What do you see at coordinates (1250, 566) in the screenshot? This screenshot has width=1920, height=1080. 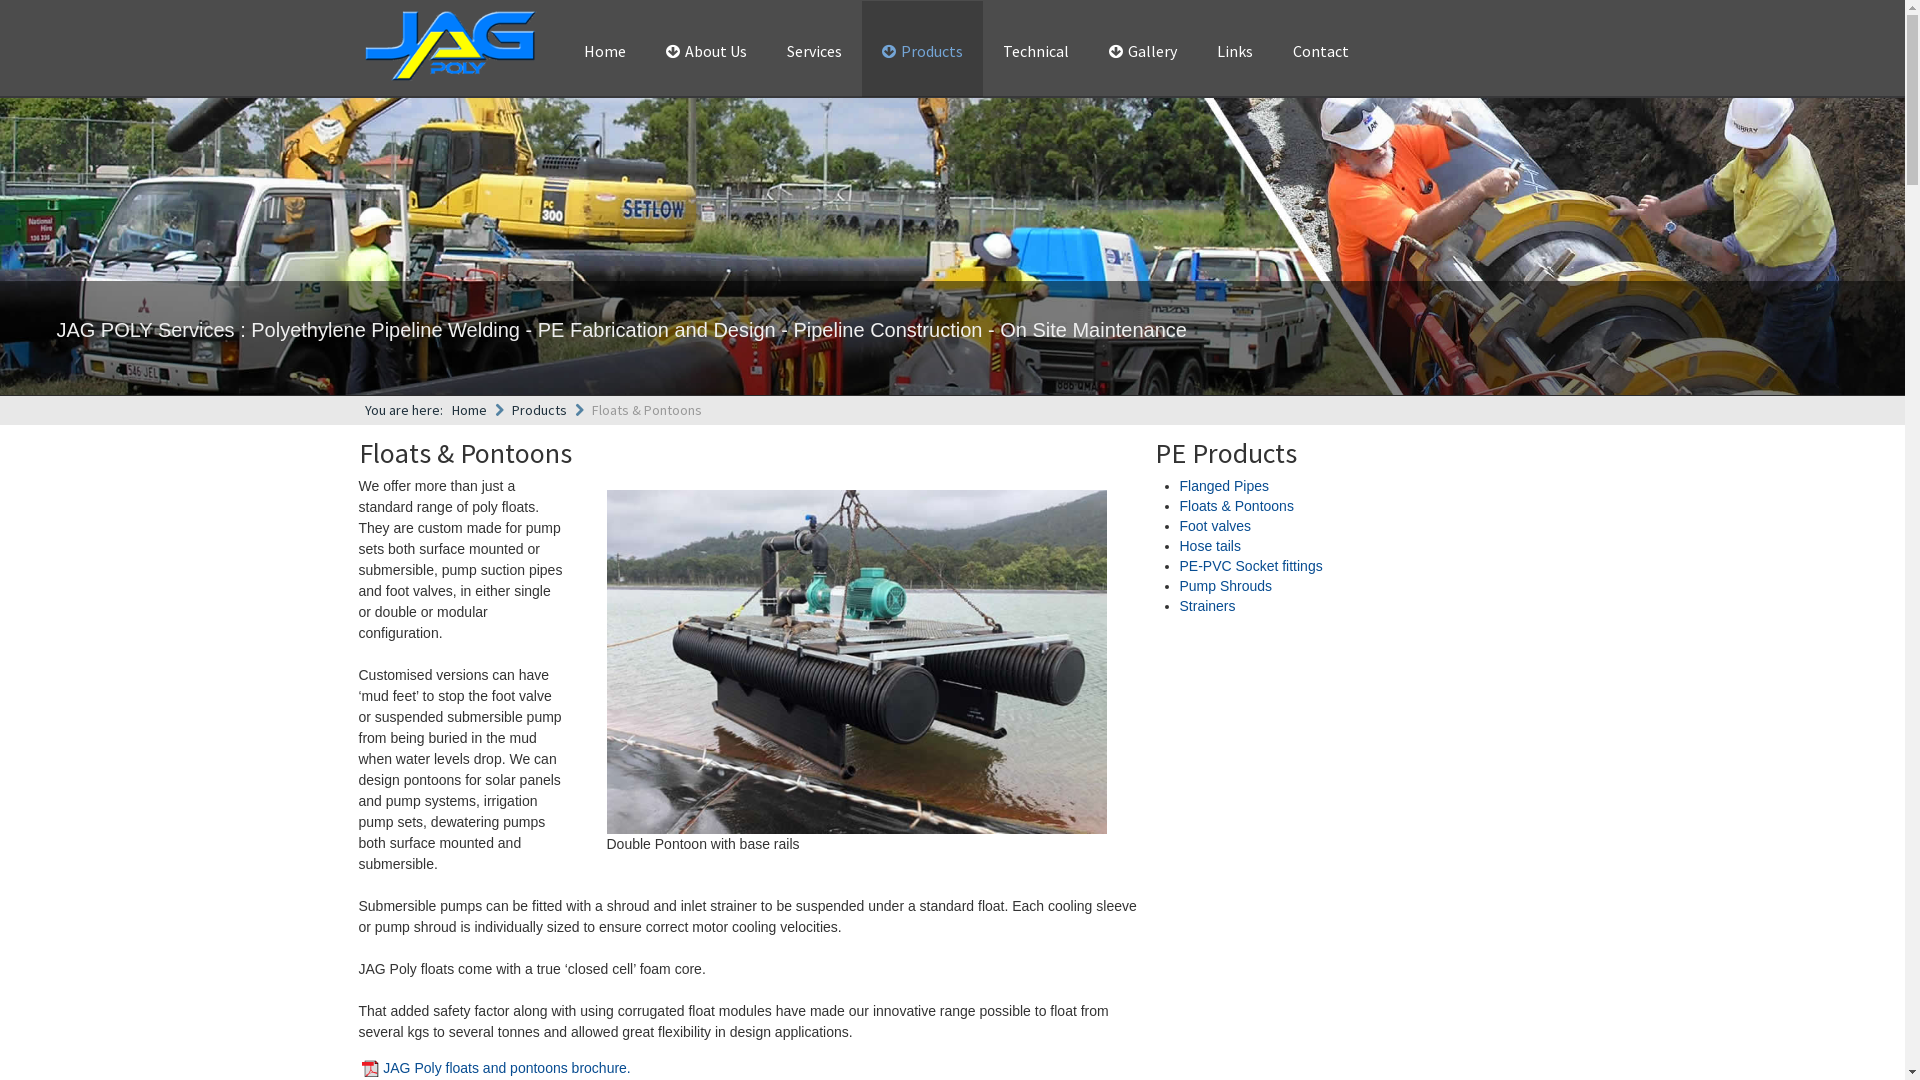 I see `'PE-PVC Socket fittings'` at bounding box center [1250, 566].